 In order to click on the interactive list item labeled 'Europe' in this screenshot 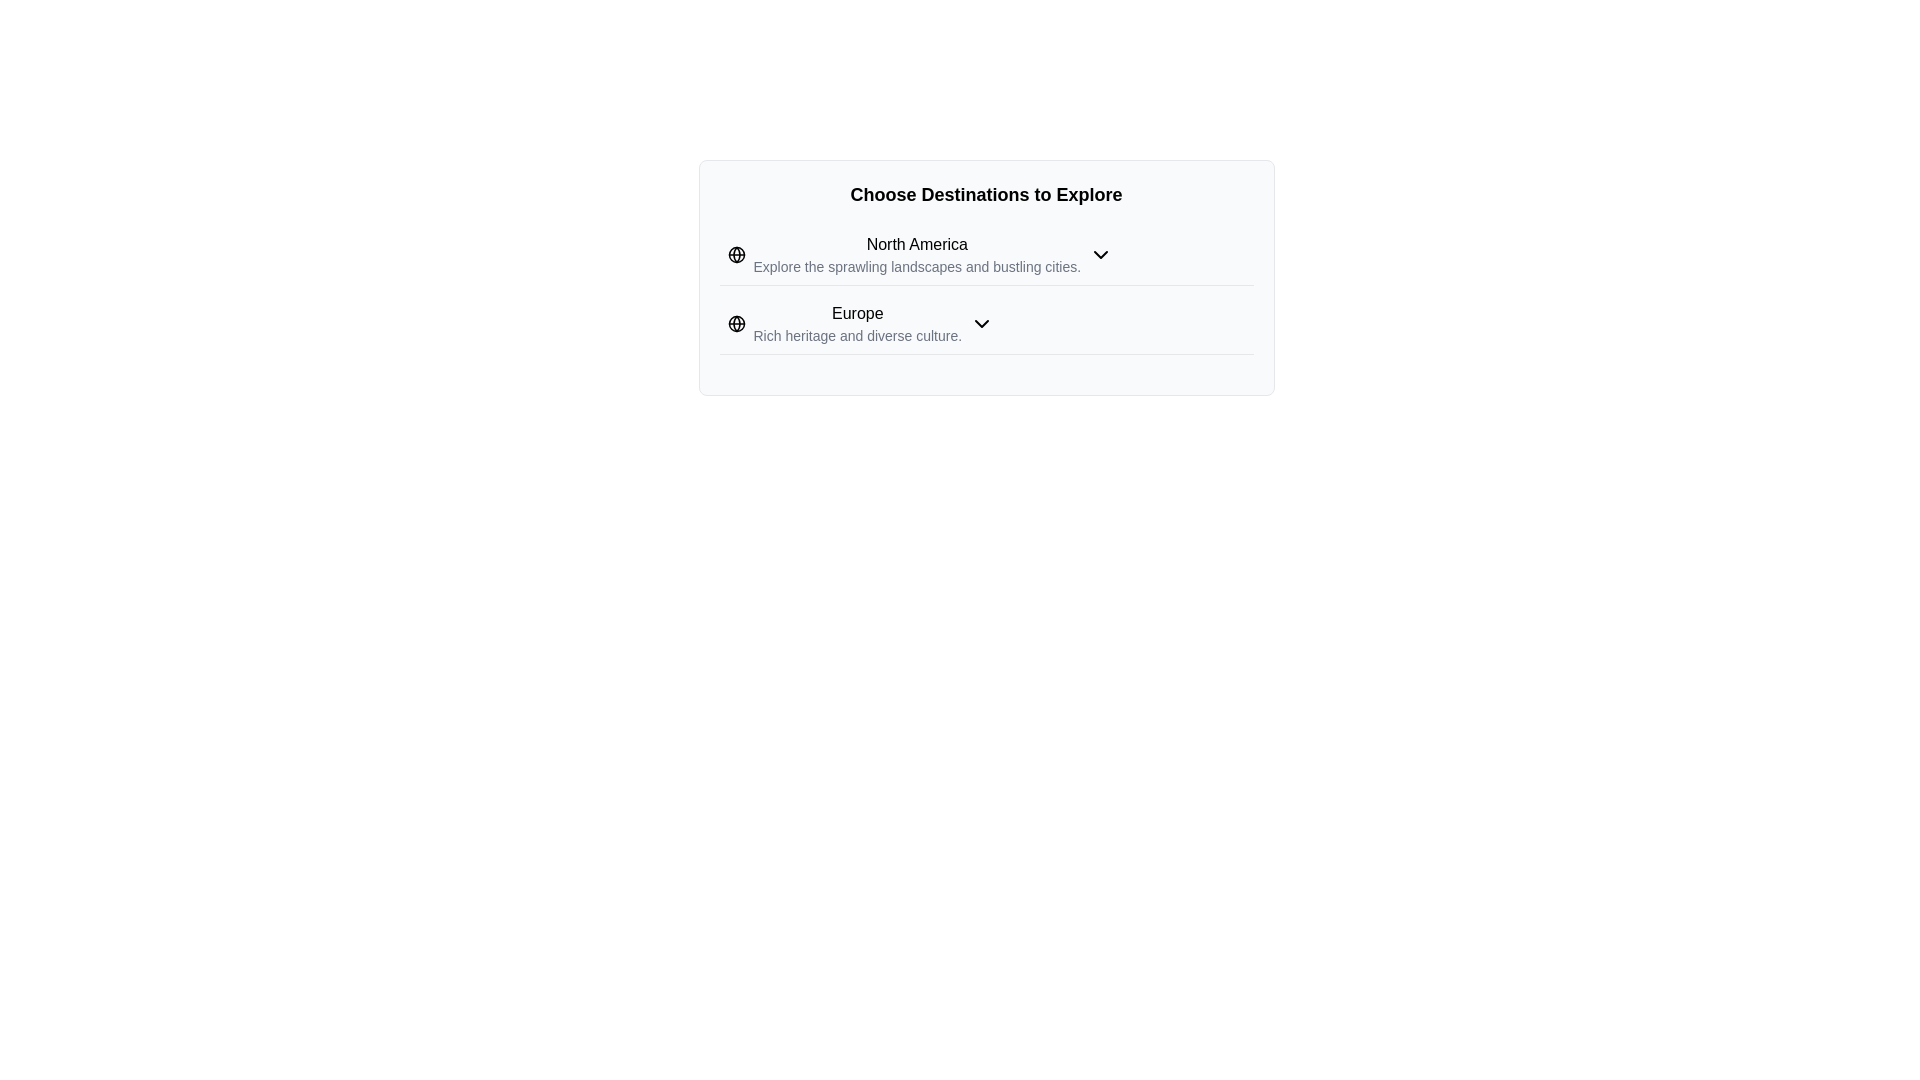, I will do `click(986, 323)`.